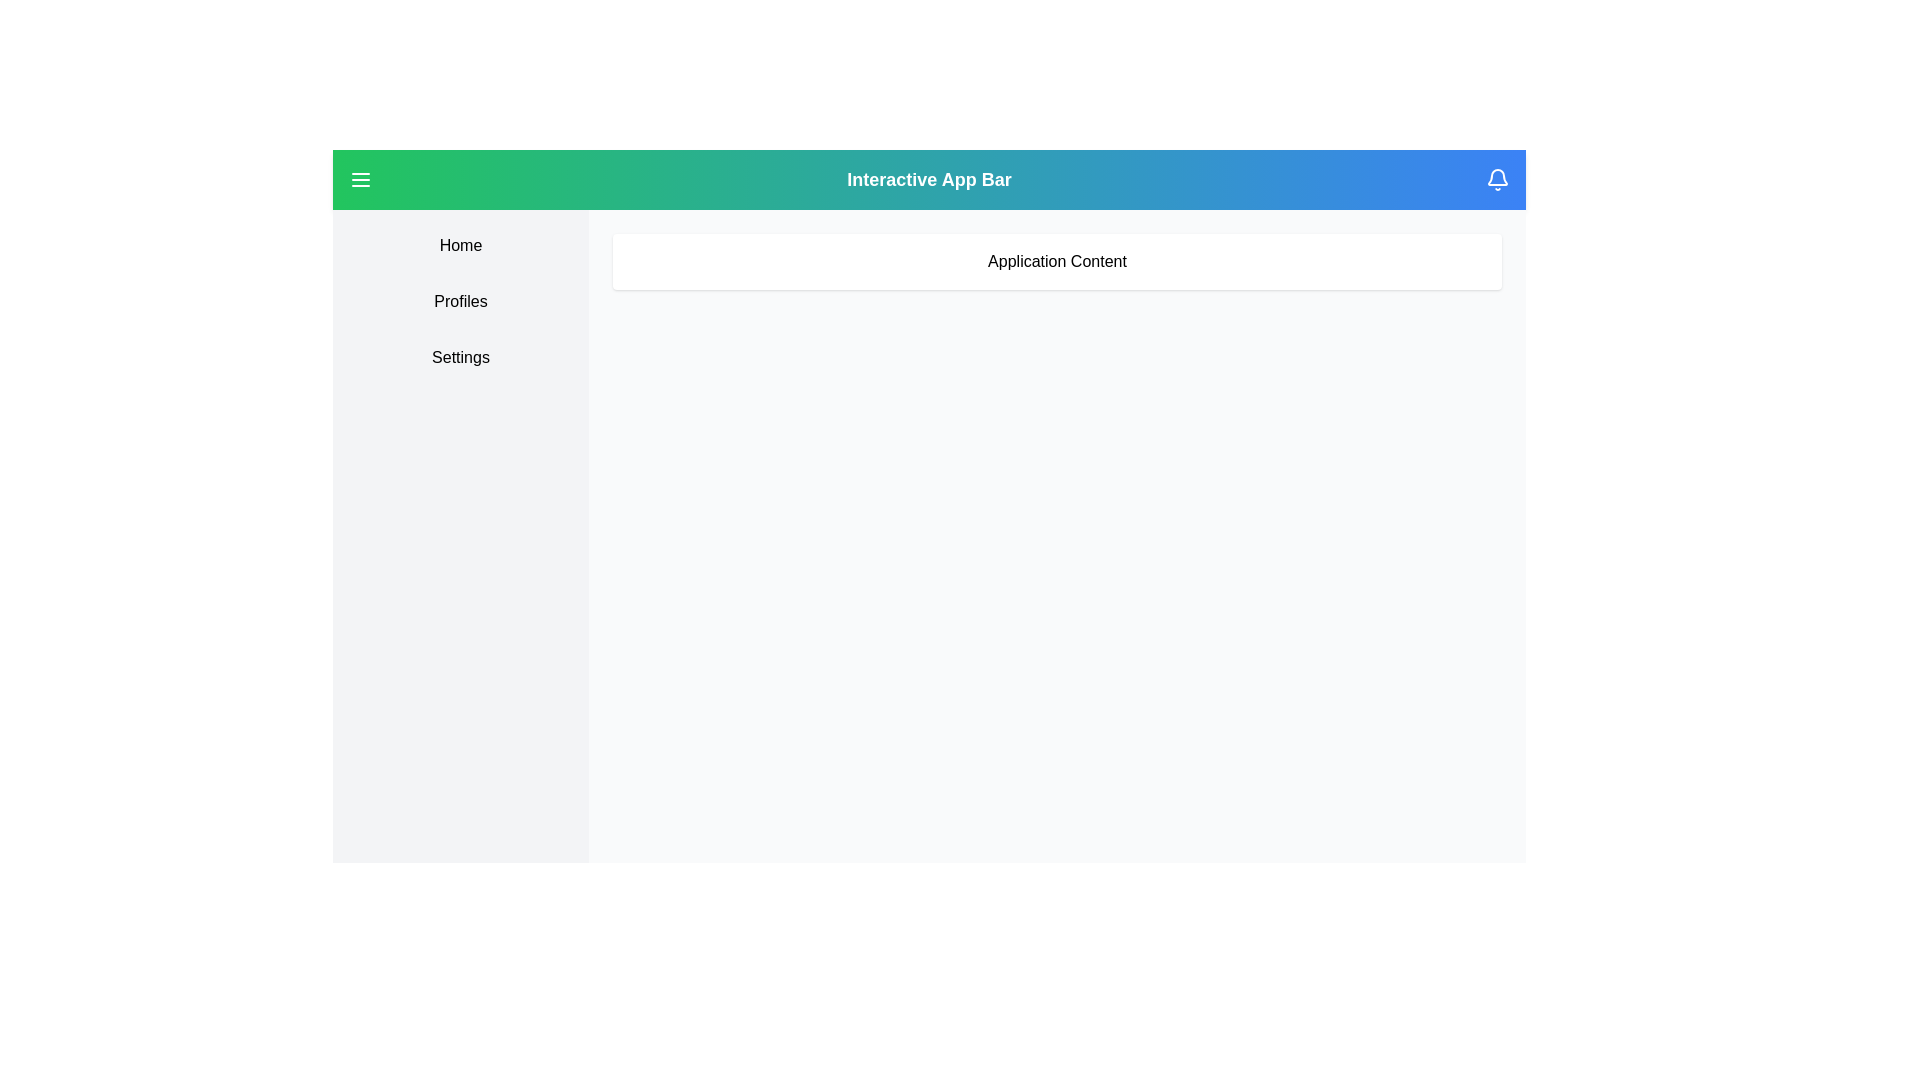 The image size is (1920, 1080). Describe the element at coordinates (459, 245) in the screenshot. I see `the sidebar menu item Home to navigate to the corresponding section` at that location.